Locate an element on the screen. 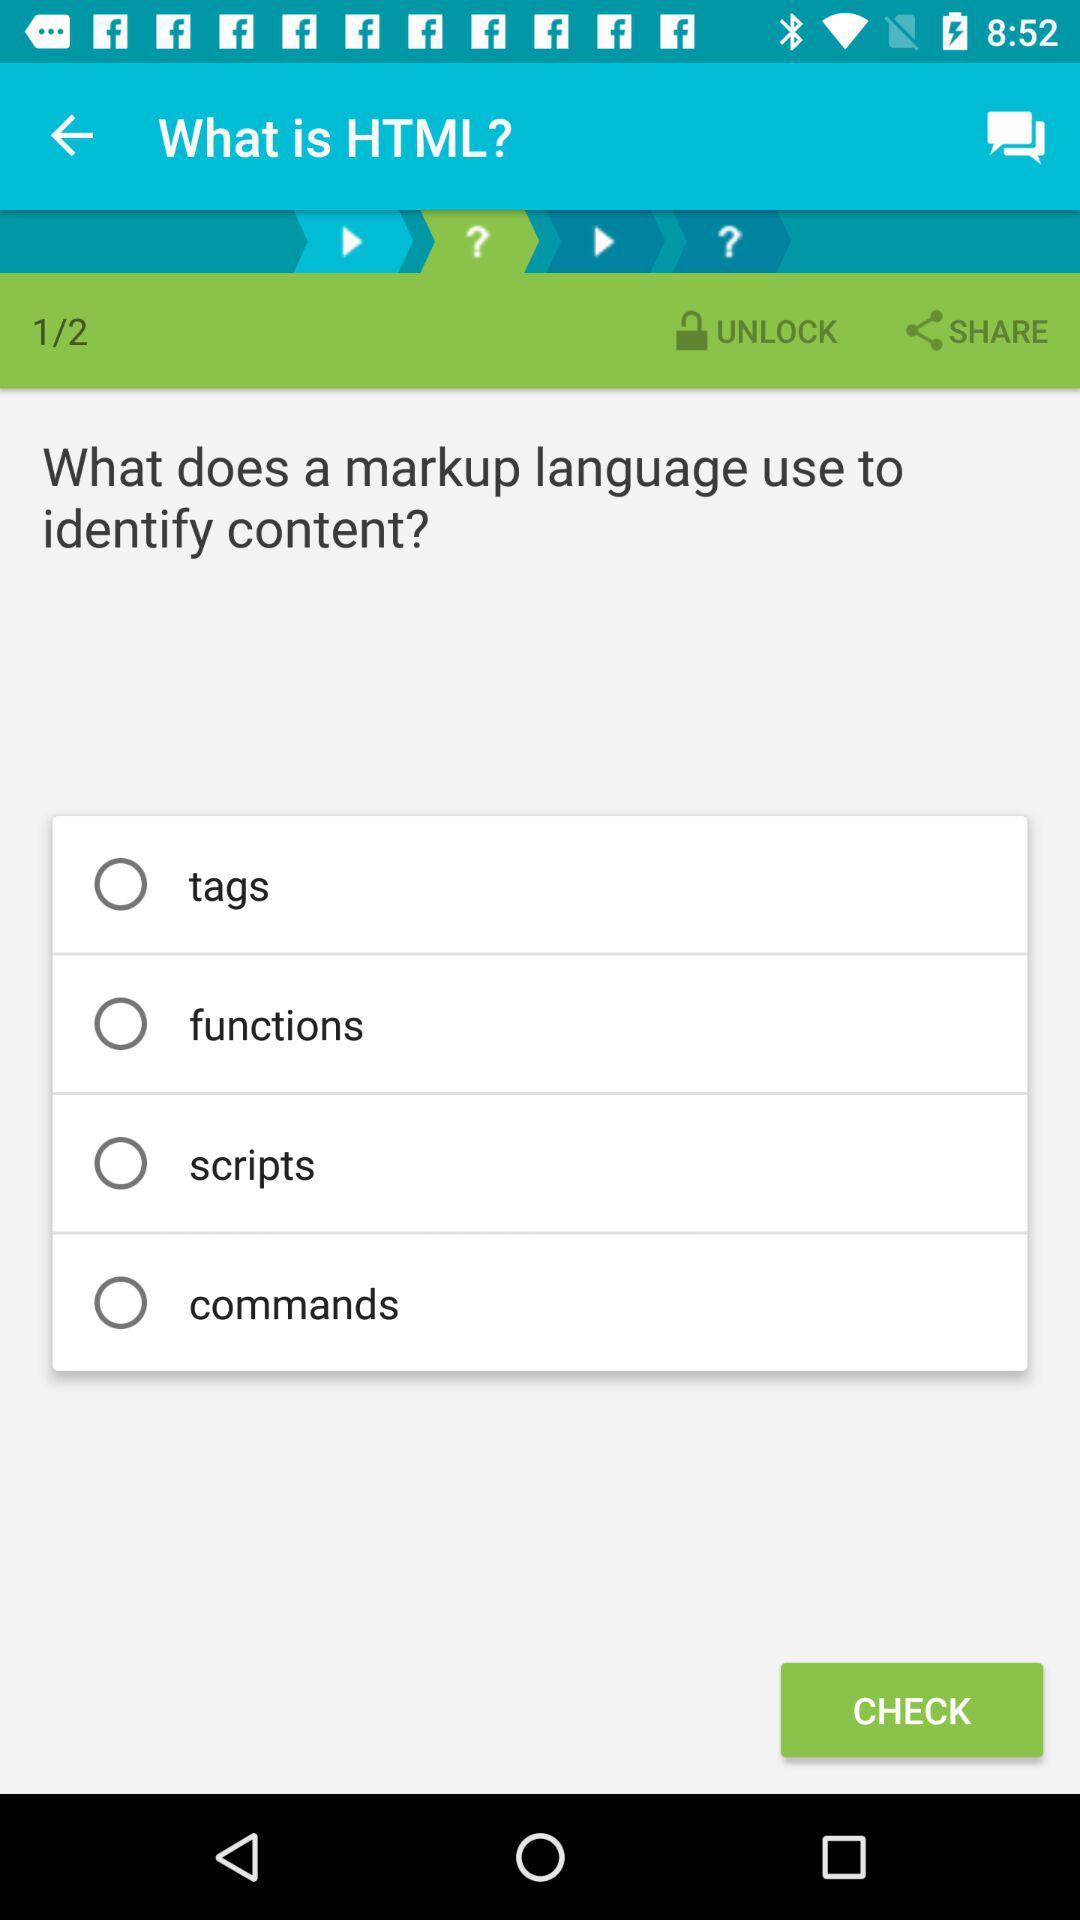 This screenshot has width=1080, height=1920. questions is located at coordinates (477, 240).